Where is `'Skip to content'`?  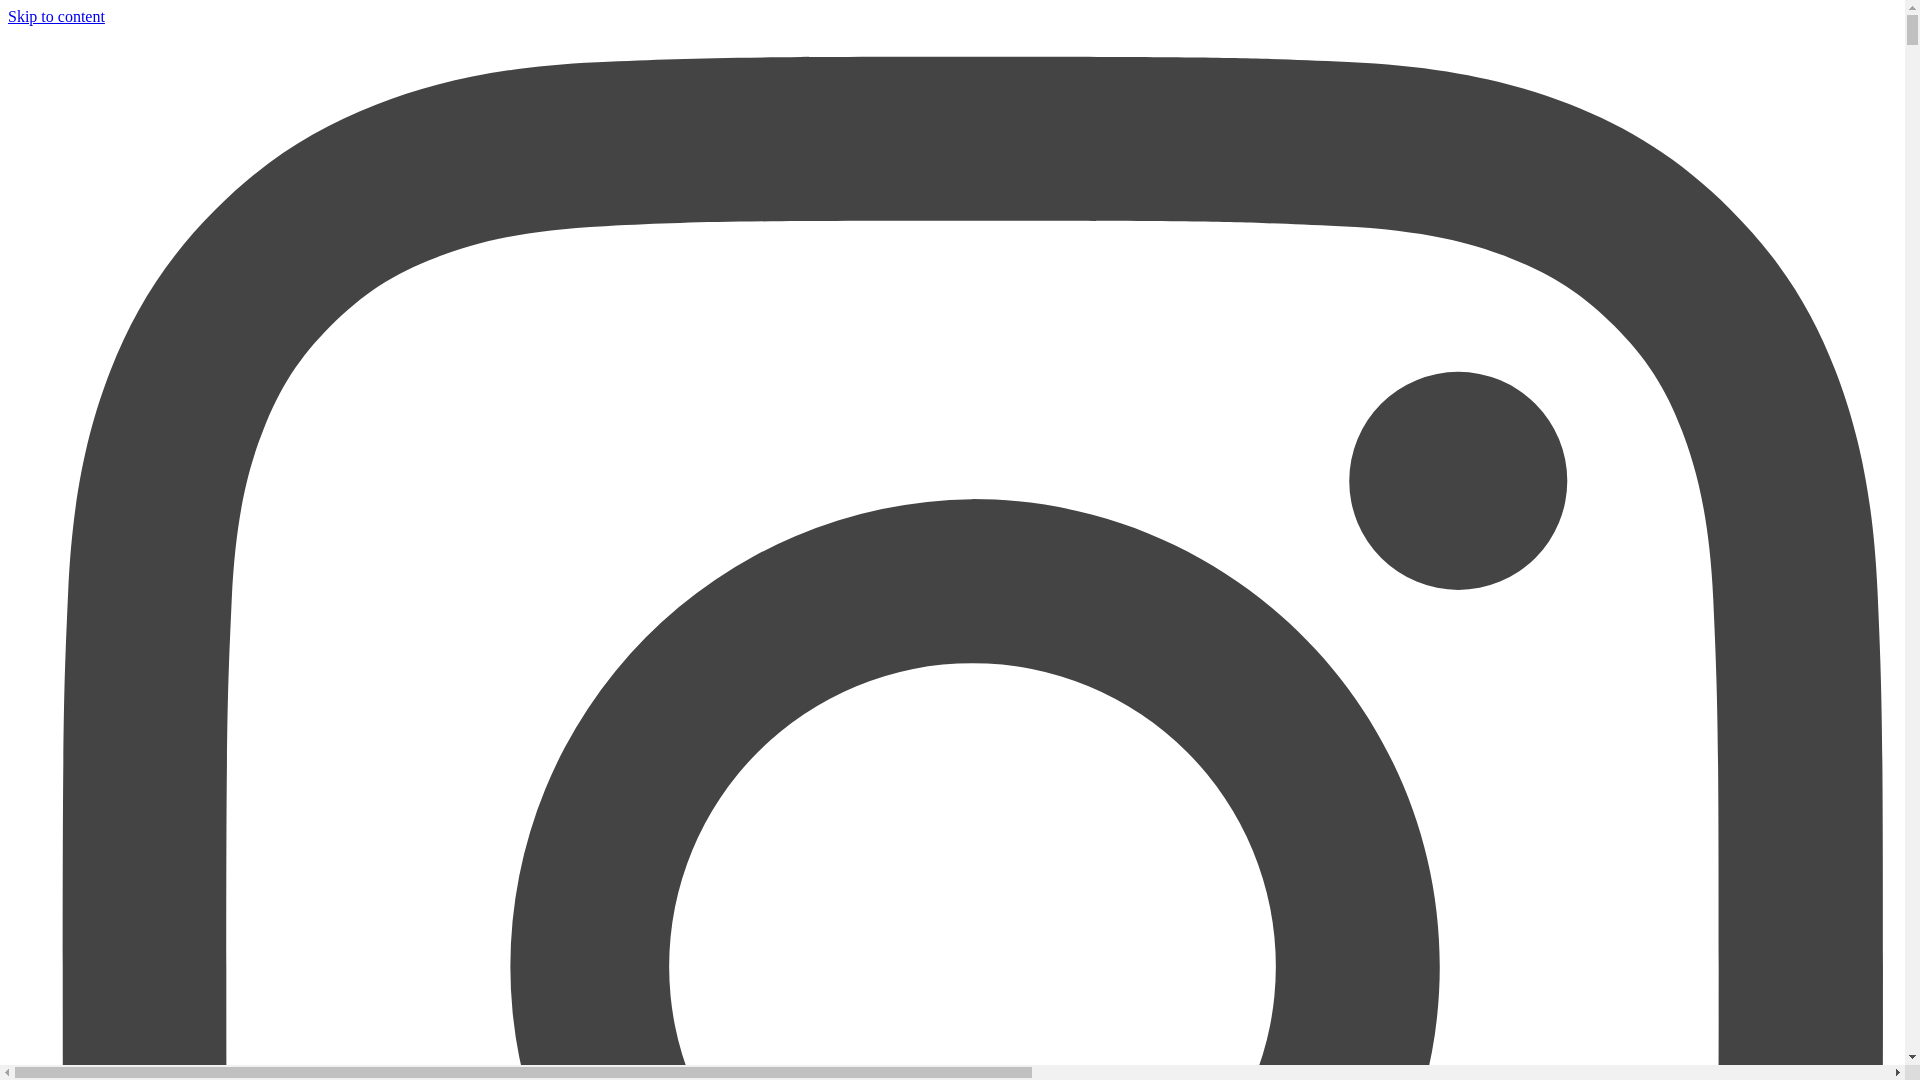
'Skip to content' is located at coordinates (56, 16).